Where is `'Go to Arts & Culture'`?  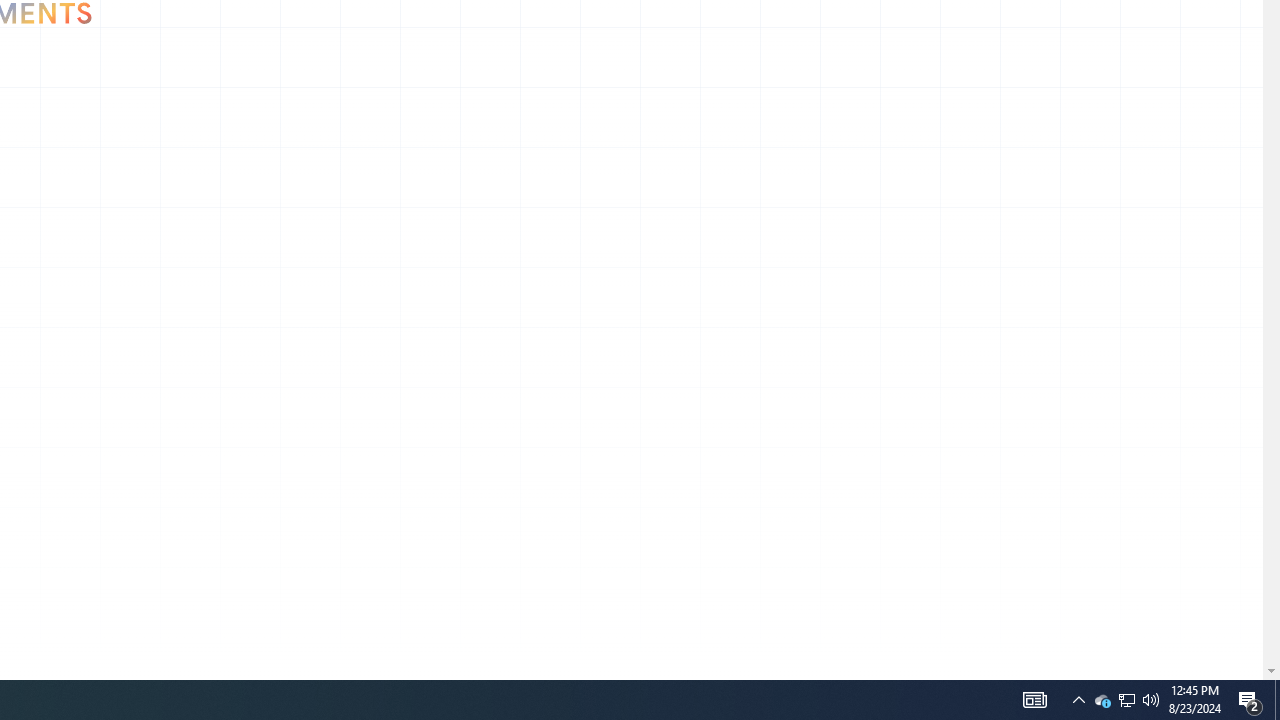
'Go to Arts & Culture' is located at coordinates (139, 103).